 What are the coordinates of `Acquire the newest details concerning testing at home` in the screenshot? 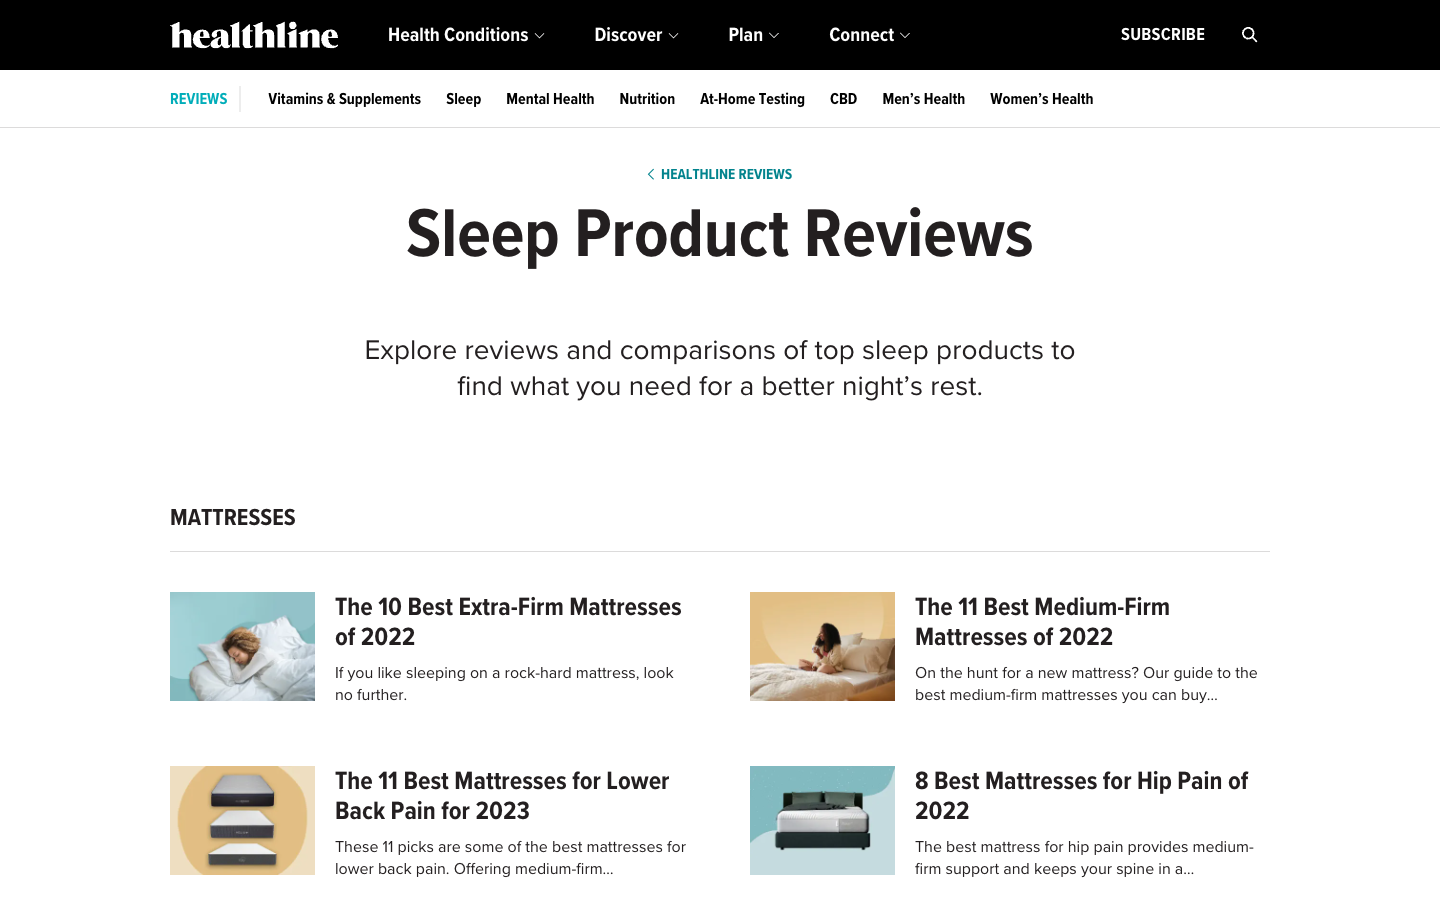 It's located at (751, 98).